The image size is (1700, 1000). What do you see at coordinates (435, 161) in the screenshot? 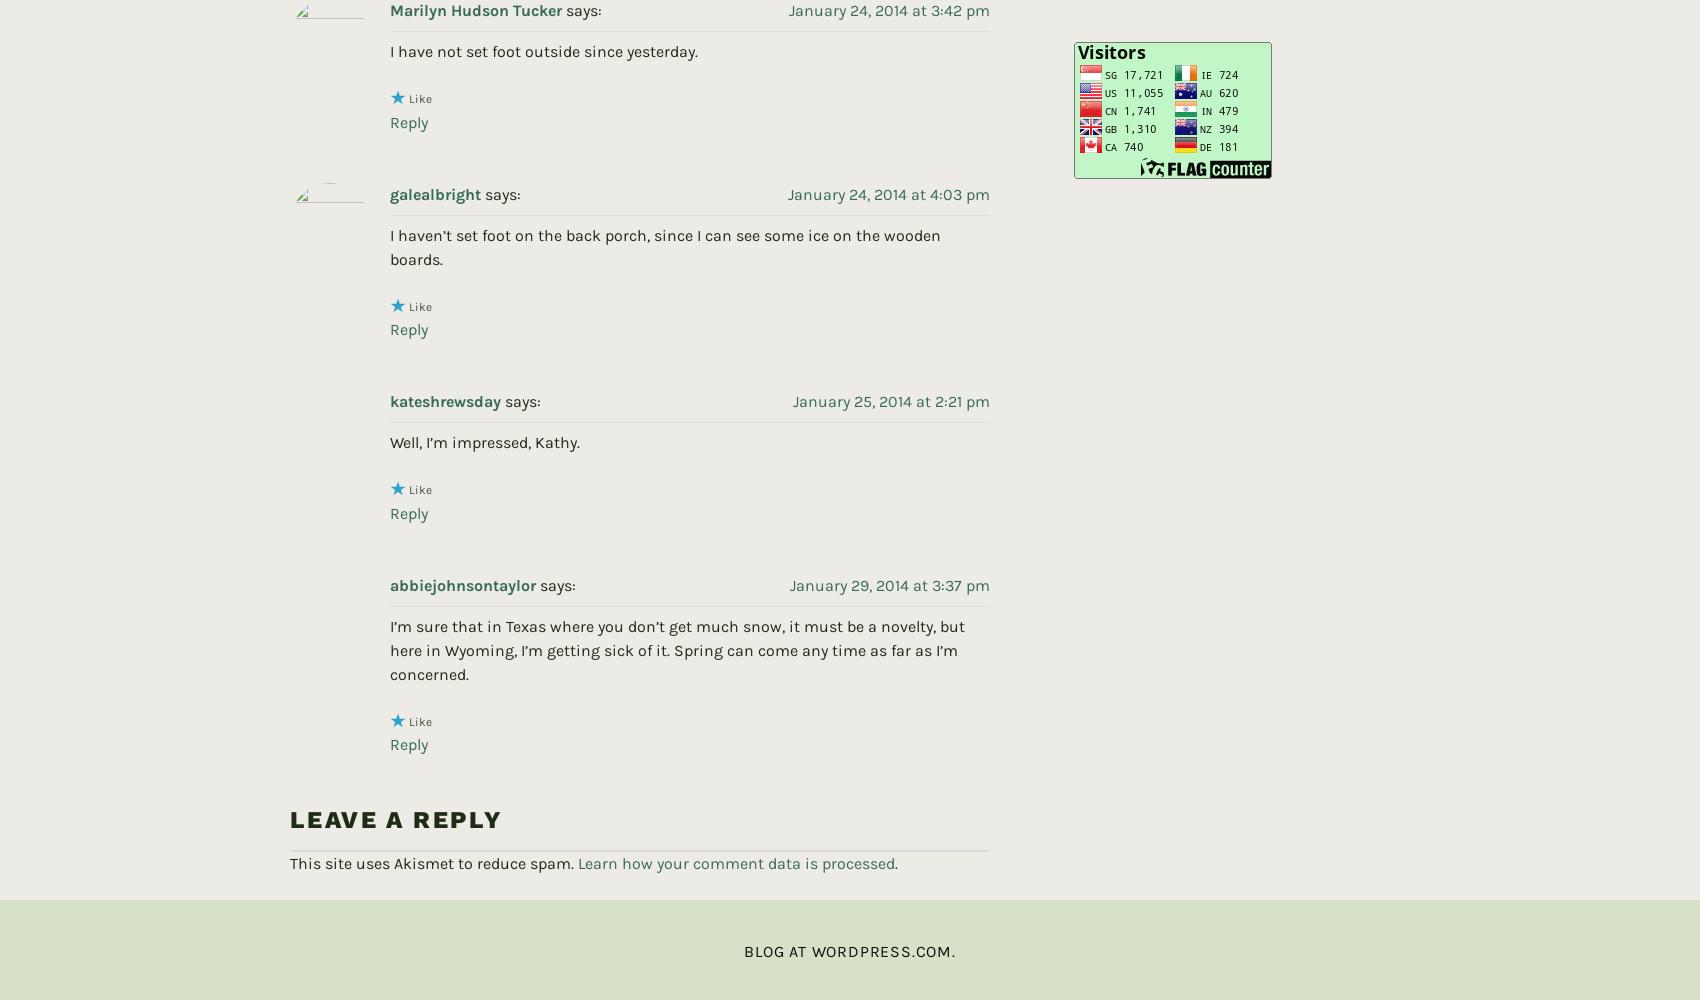
I see `'galealbright'` at bounding box center [435, 161].